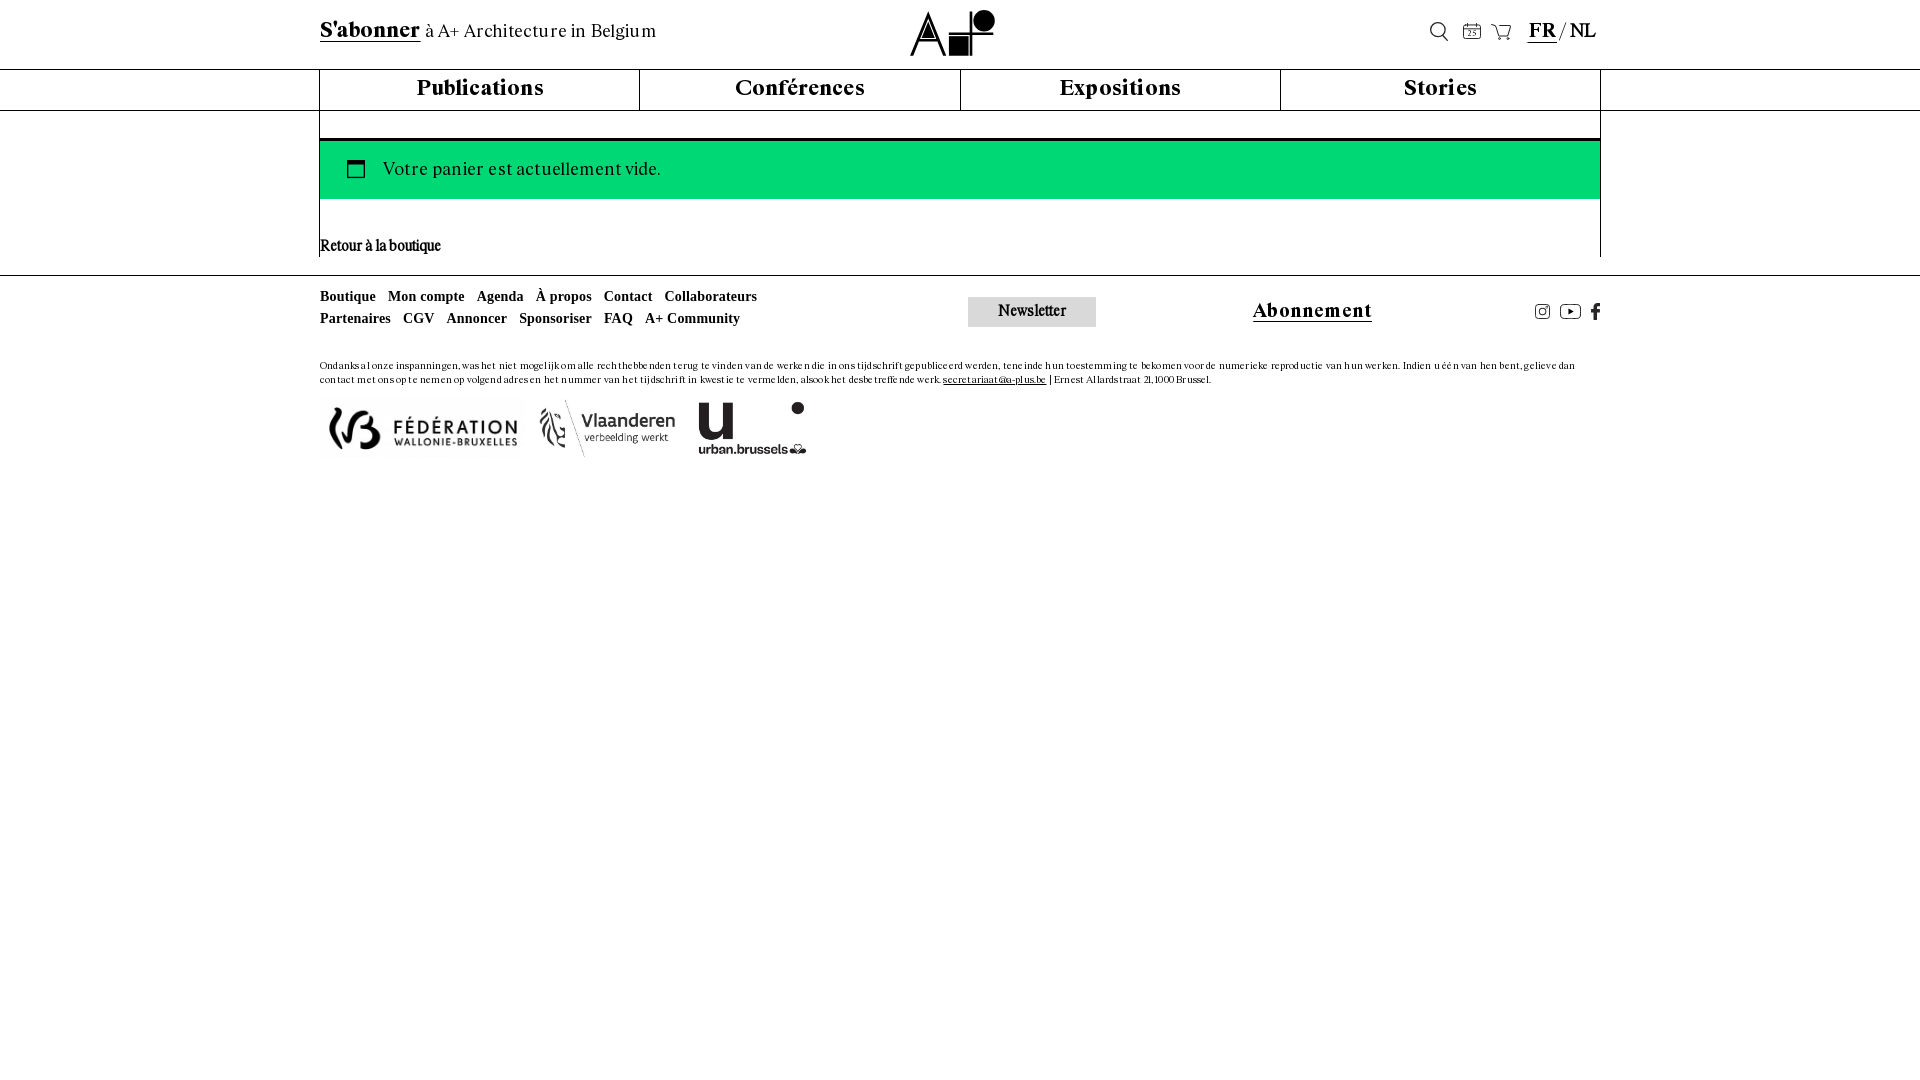 Image resolution: width=1920 pixels, height=1080 pixels. What do you see at coordinates (478, 88) in the screenshot?
I see `'Publications'` at bounding box center [478, 88].